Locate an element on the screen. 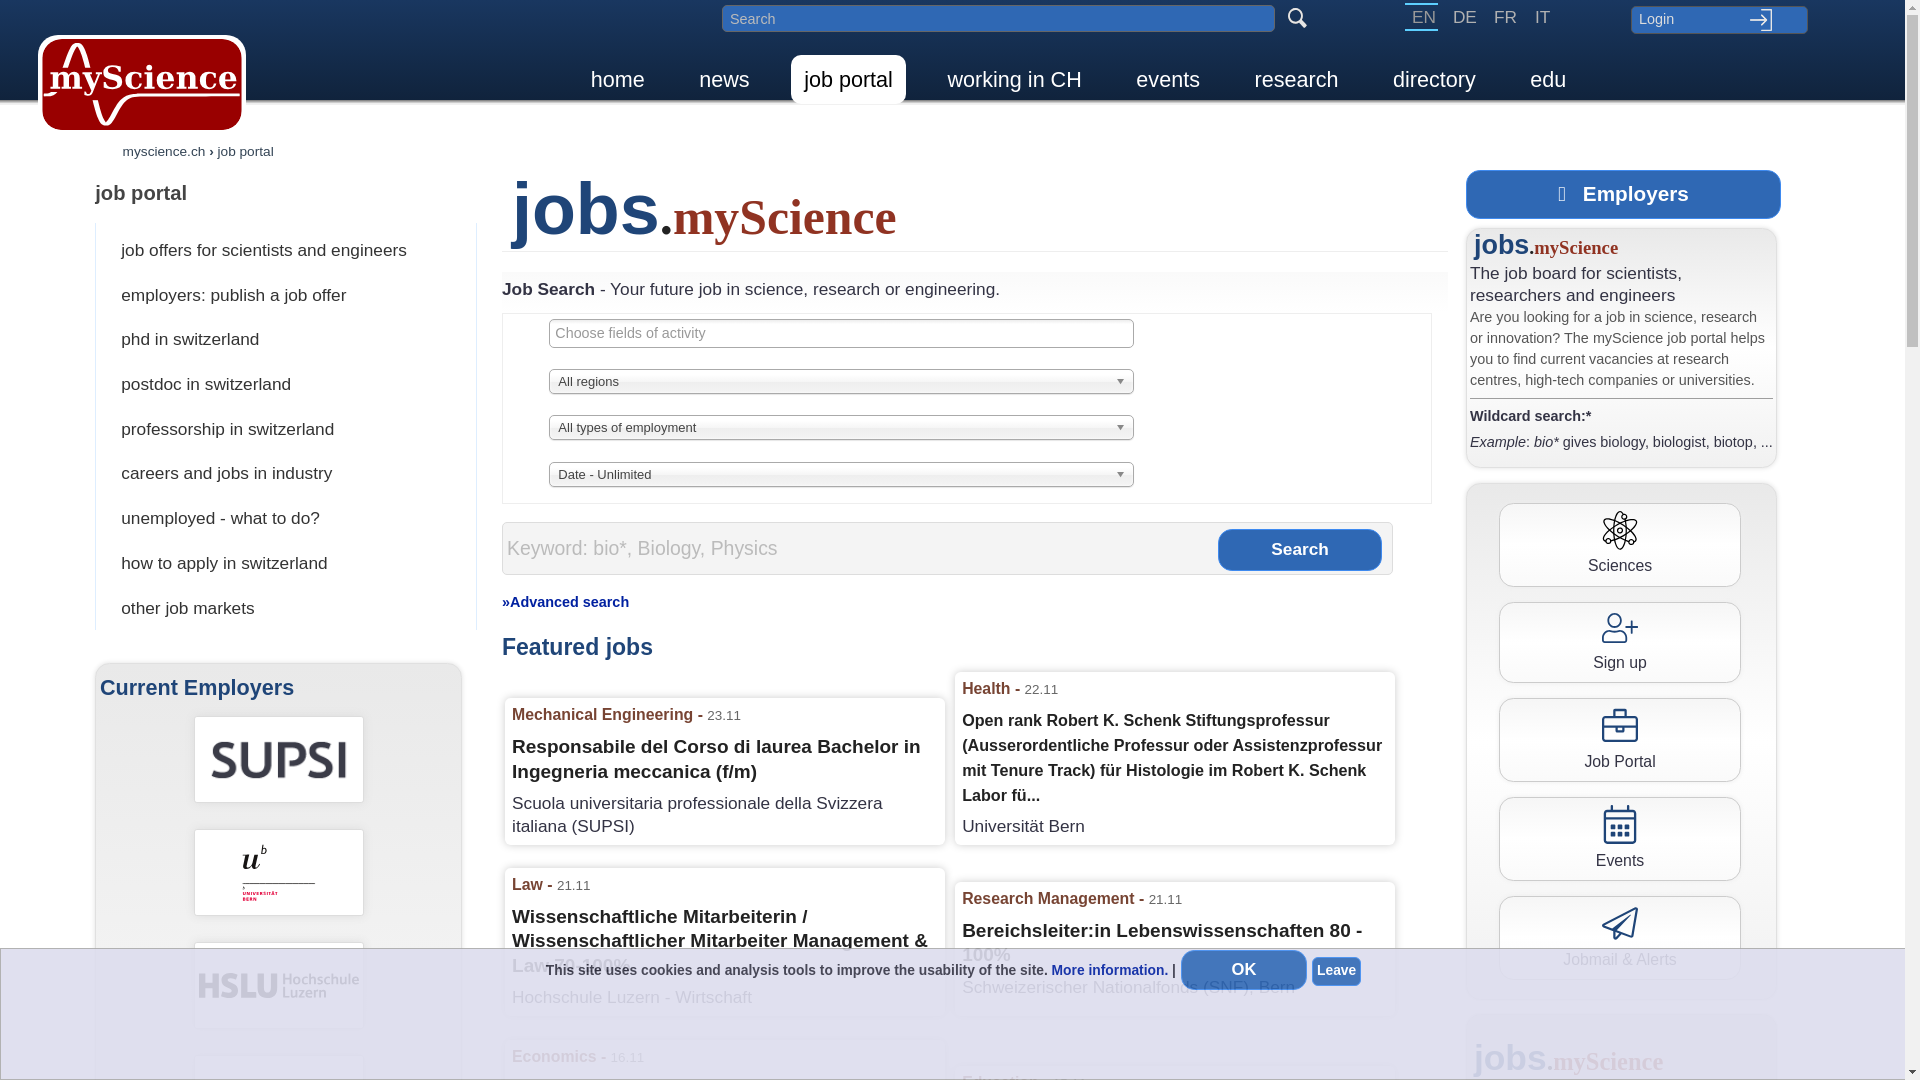 The image size is (1920, 1080). 'Bereichsleiter:in Lebenswissenschaften 80 - 100%' is located at coordinates (1175, 943).